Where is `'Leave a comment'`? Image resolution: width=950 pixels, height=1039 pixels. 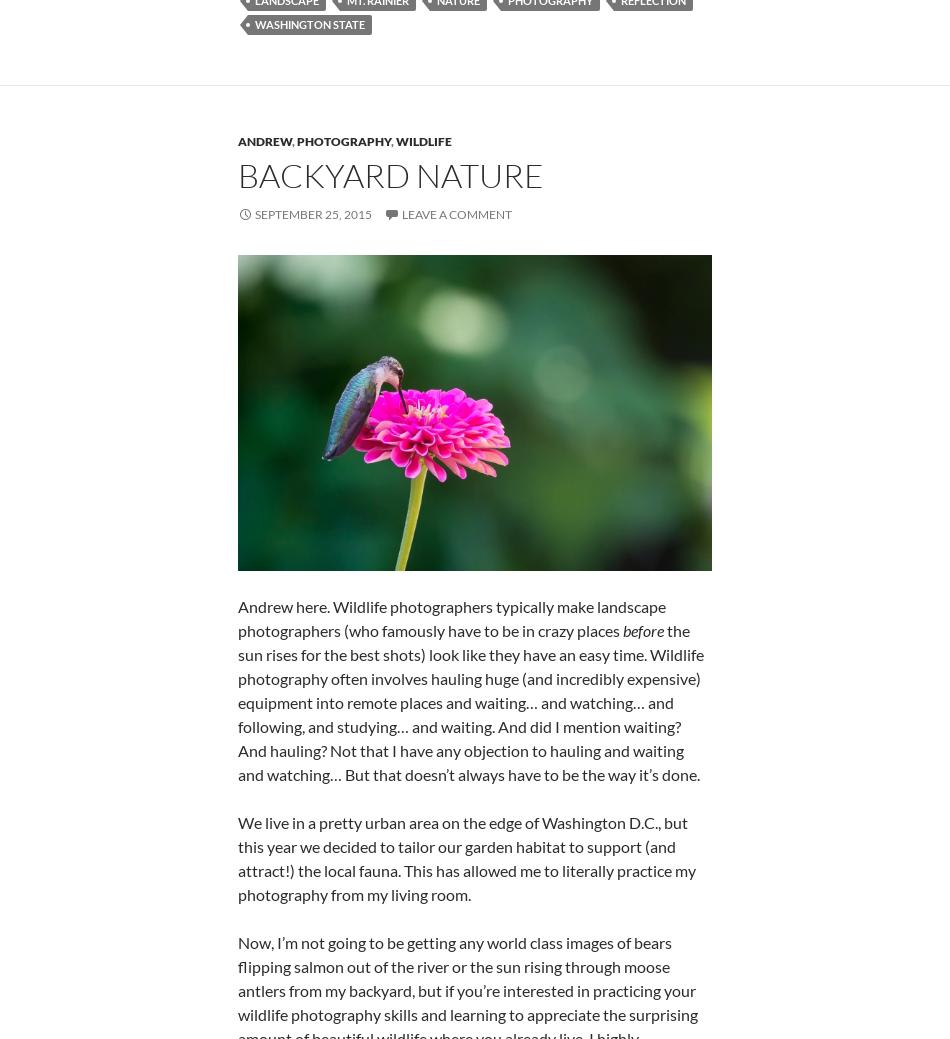 'Leave a comment' is located at coordinates (456, 214).